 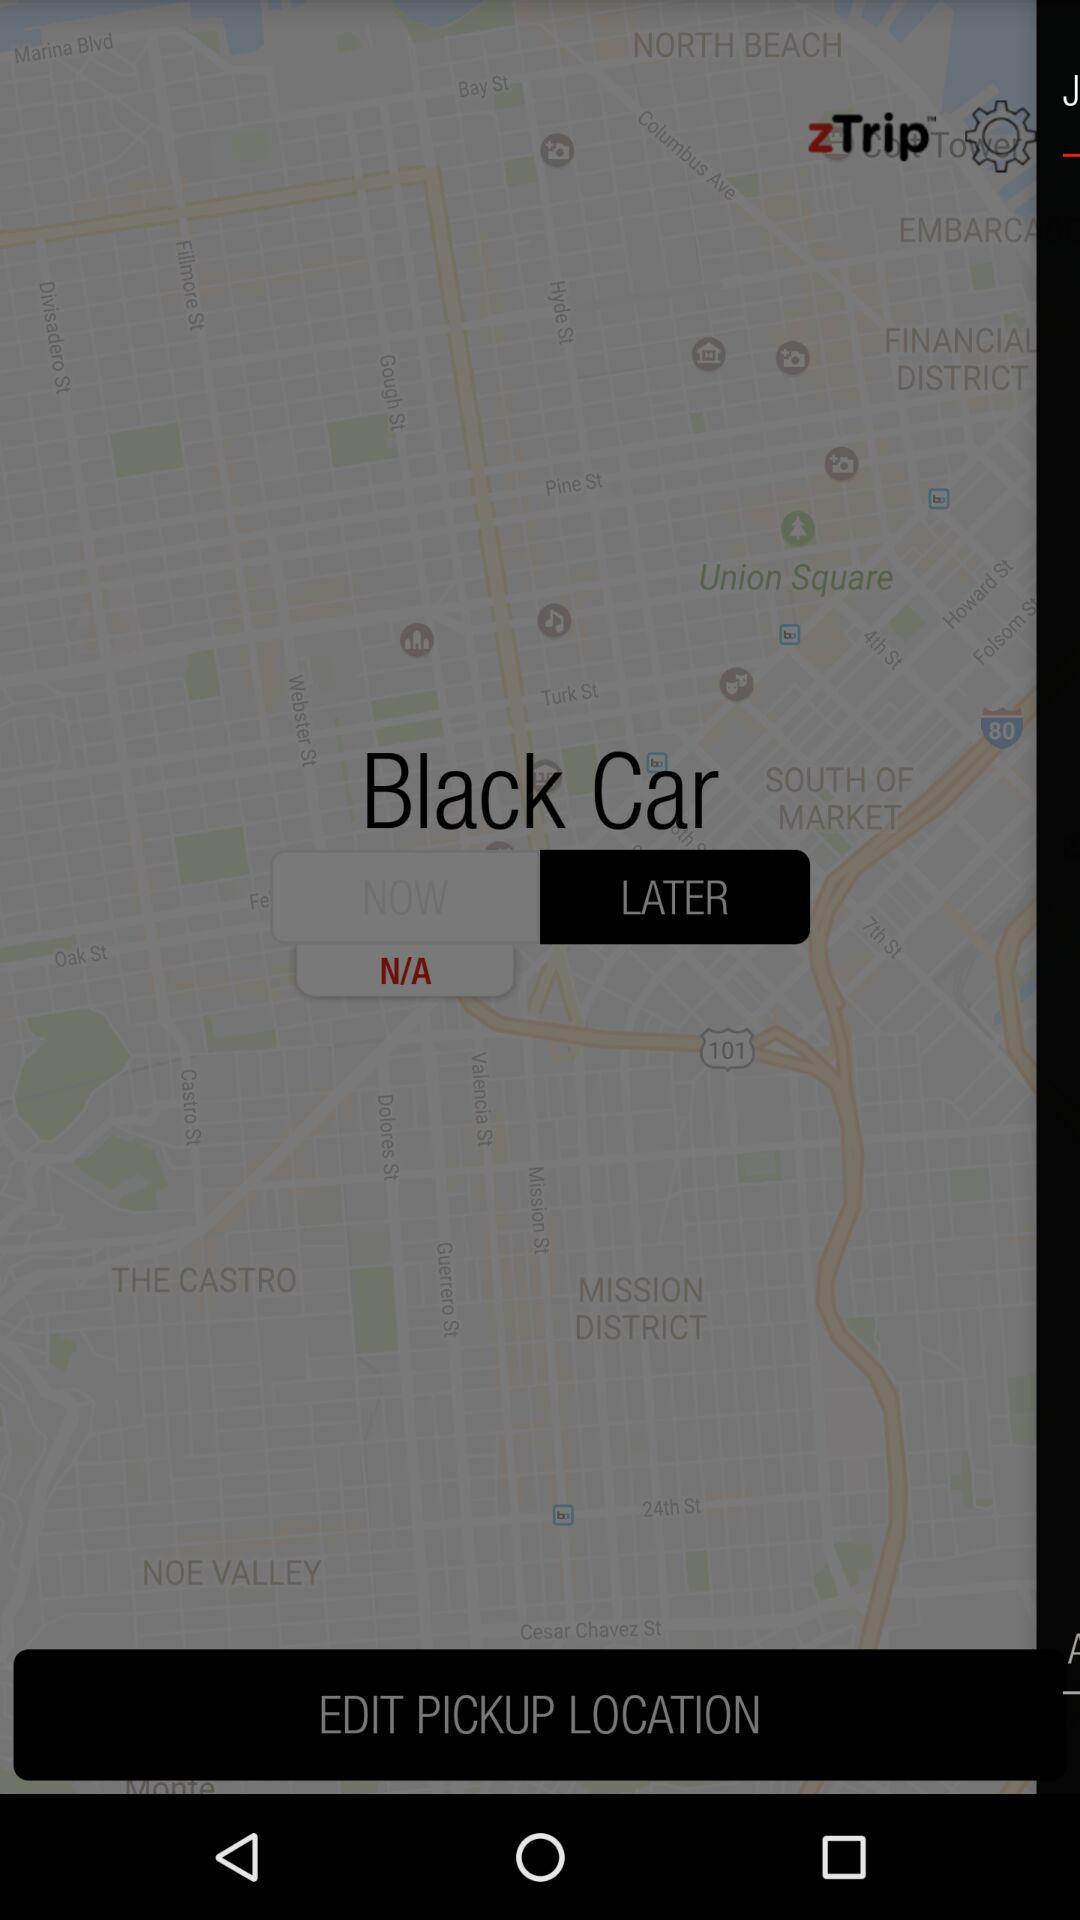 I want to click on the settings icon, so click(x=1001, y=145).